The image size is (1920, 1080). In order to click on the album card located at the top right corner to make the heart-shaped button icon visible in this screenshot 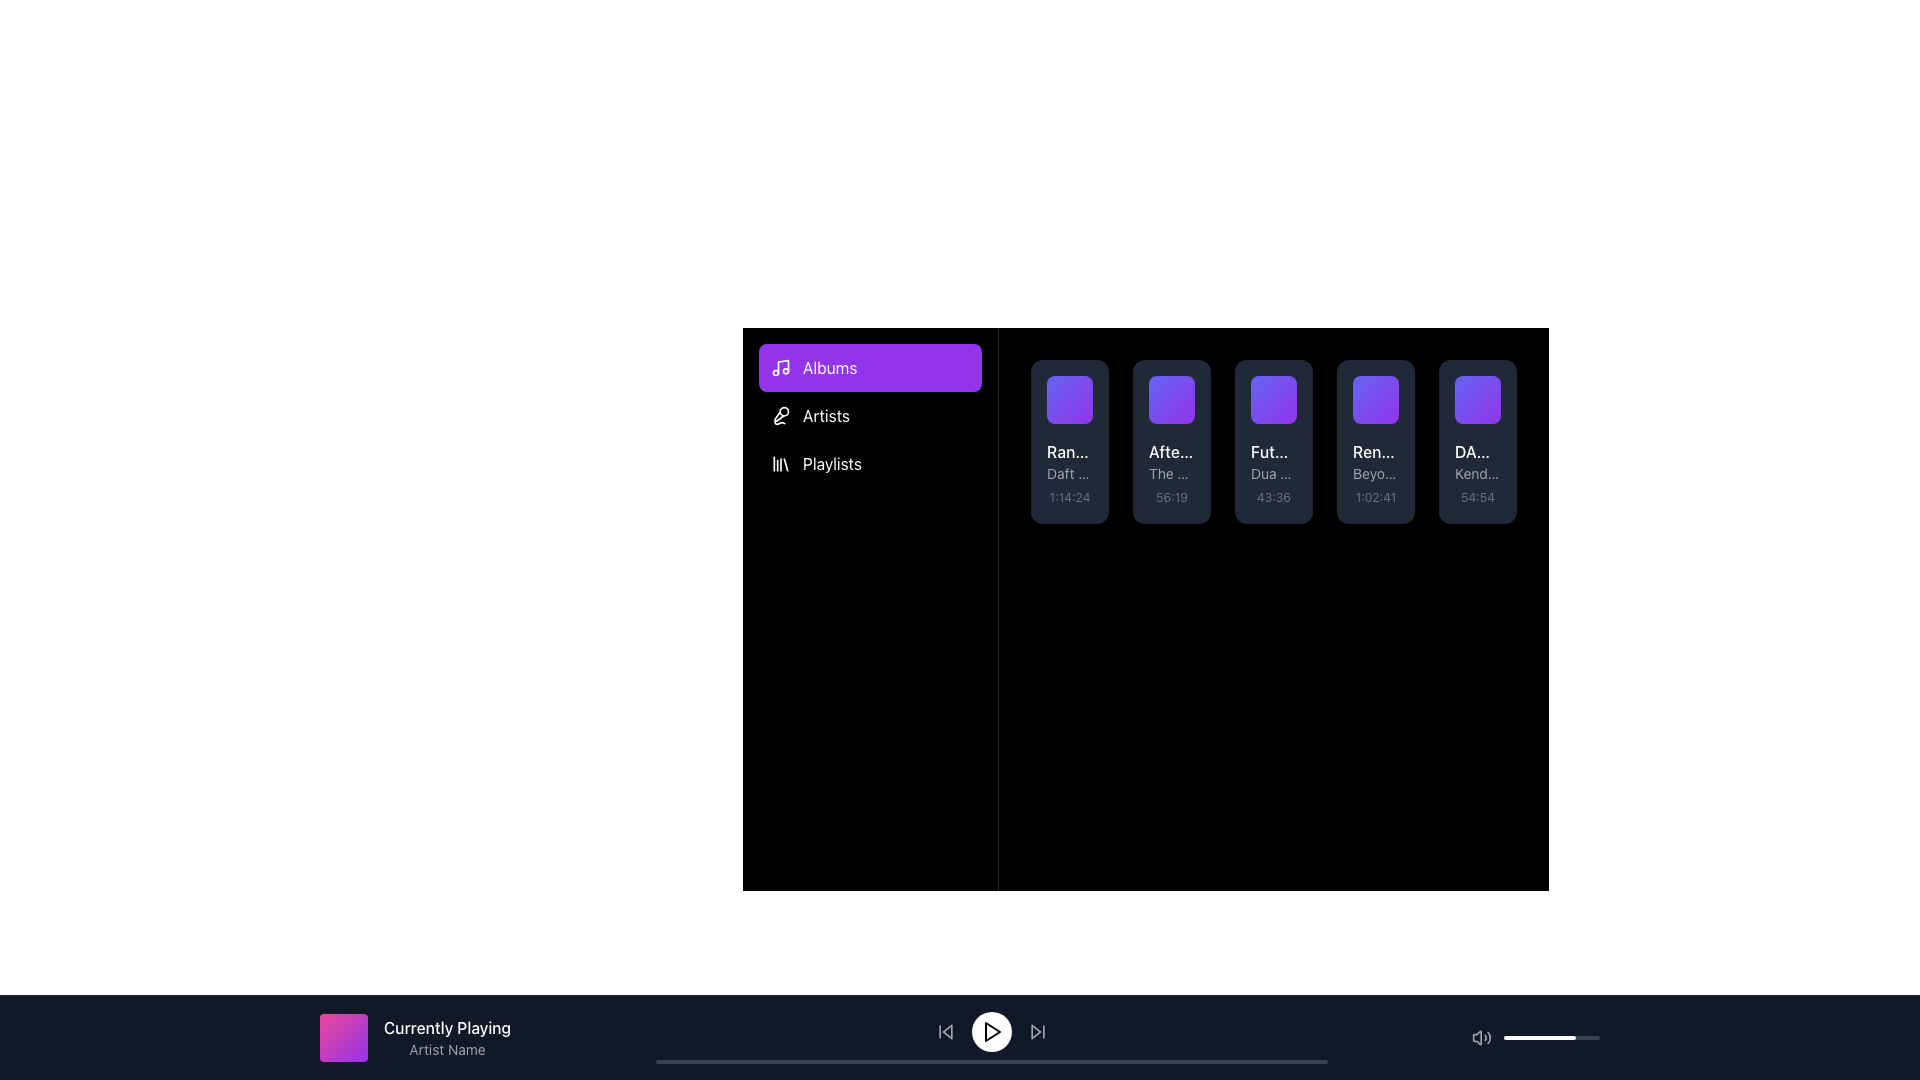, I will do `click(1182, 388)`.